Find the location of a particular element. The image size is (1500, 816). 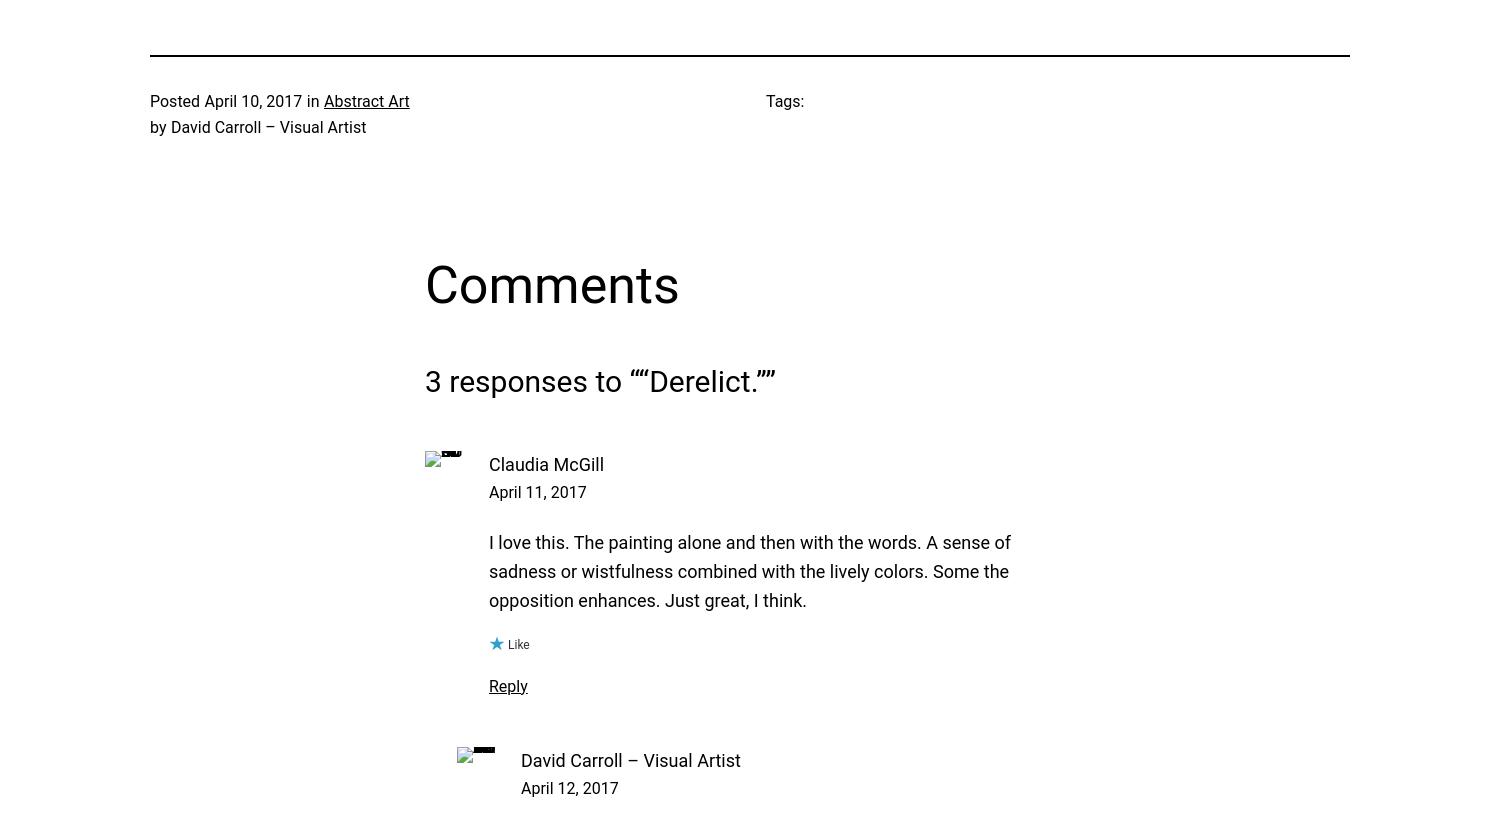

'April 11, 2017' is located at coordinates (537, 490).